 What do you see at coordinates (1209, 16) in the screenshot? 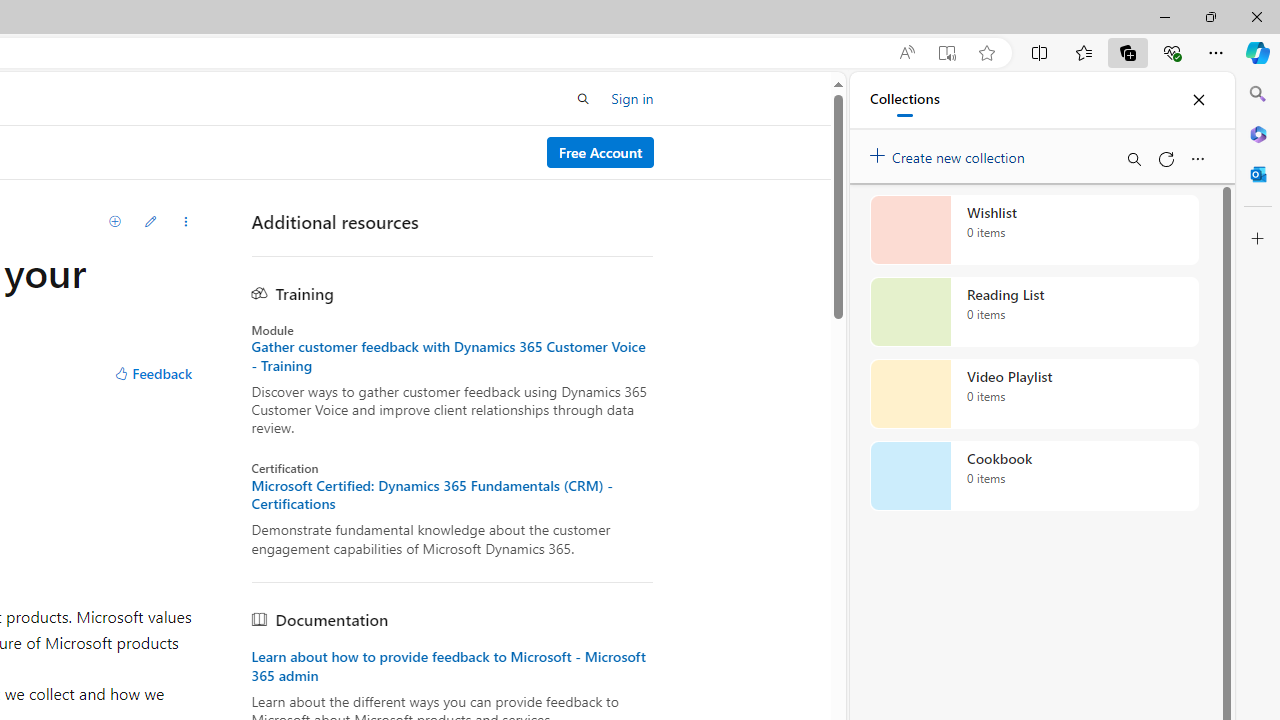
I see `'Restore'` at bounding box center [1209, 16].